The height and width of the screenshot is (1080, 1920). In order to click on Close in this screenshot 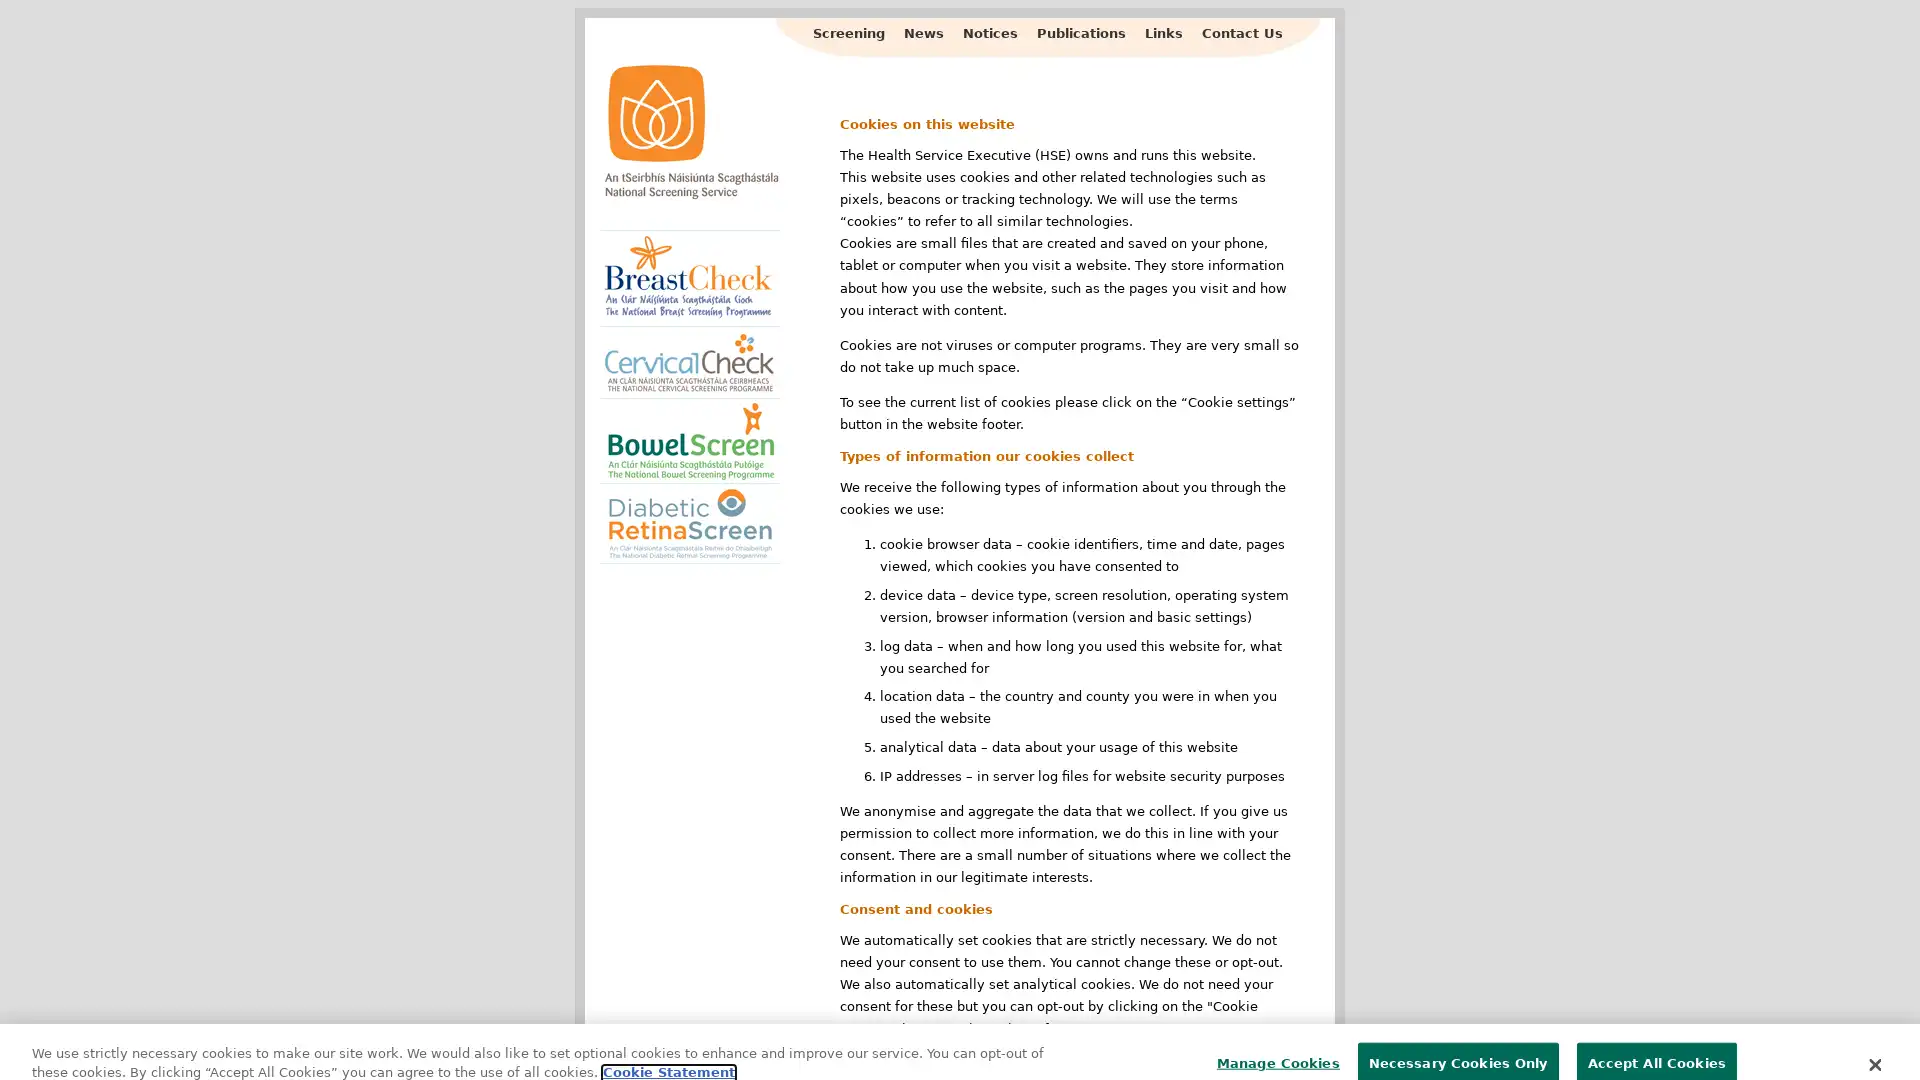, I will do `click(1873, 1036)`.